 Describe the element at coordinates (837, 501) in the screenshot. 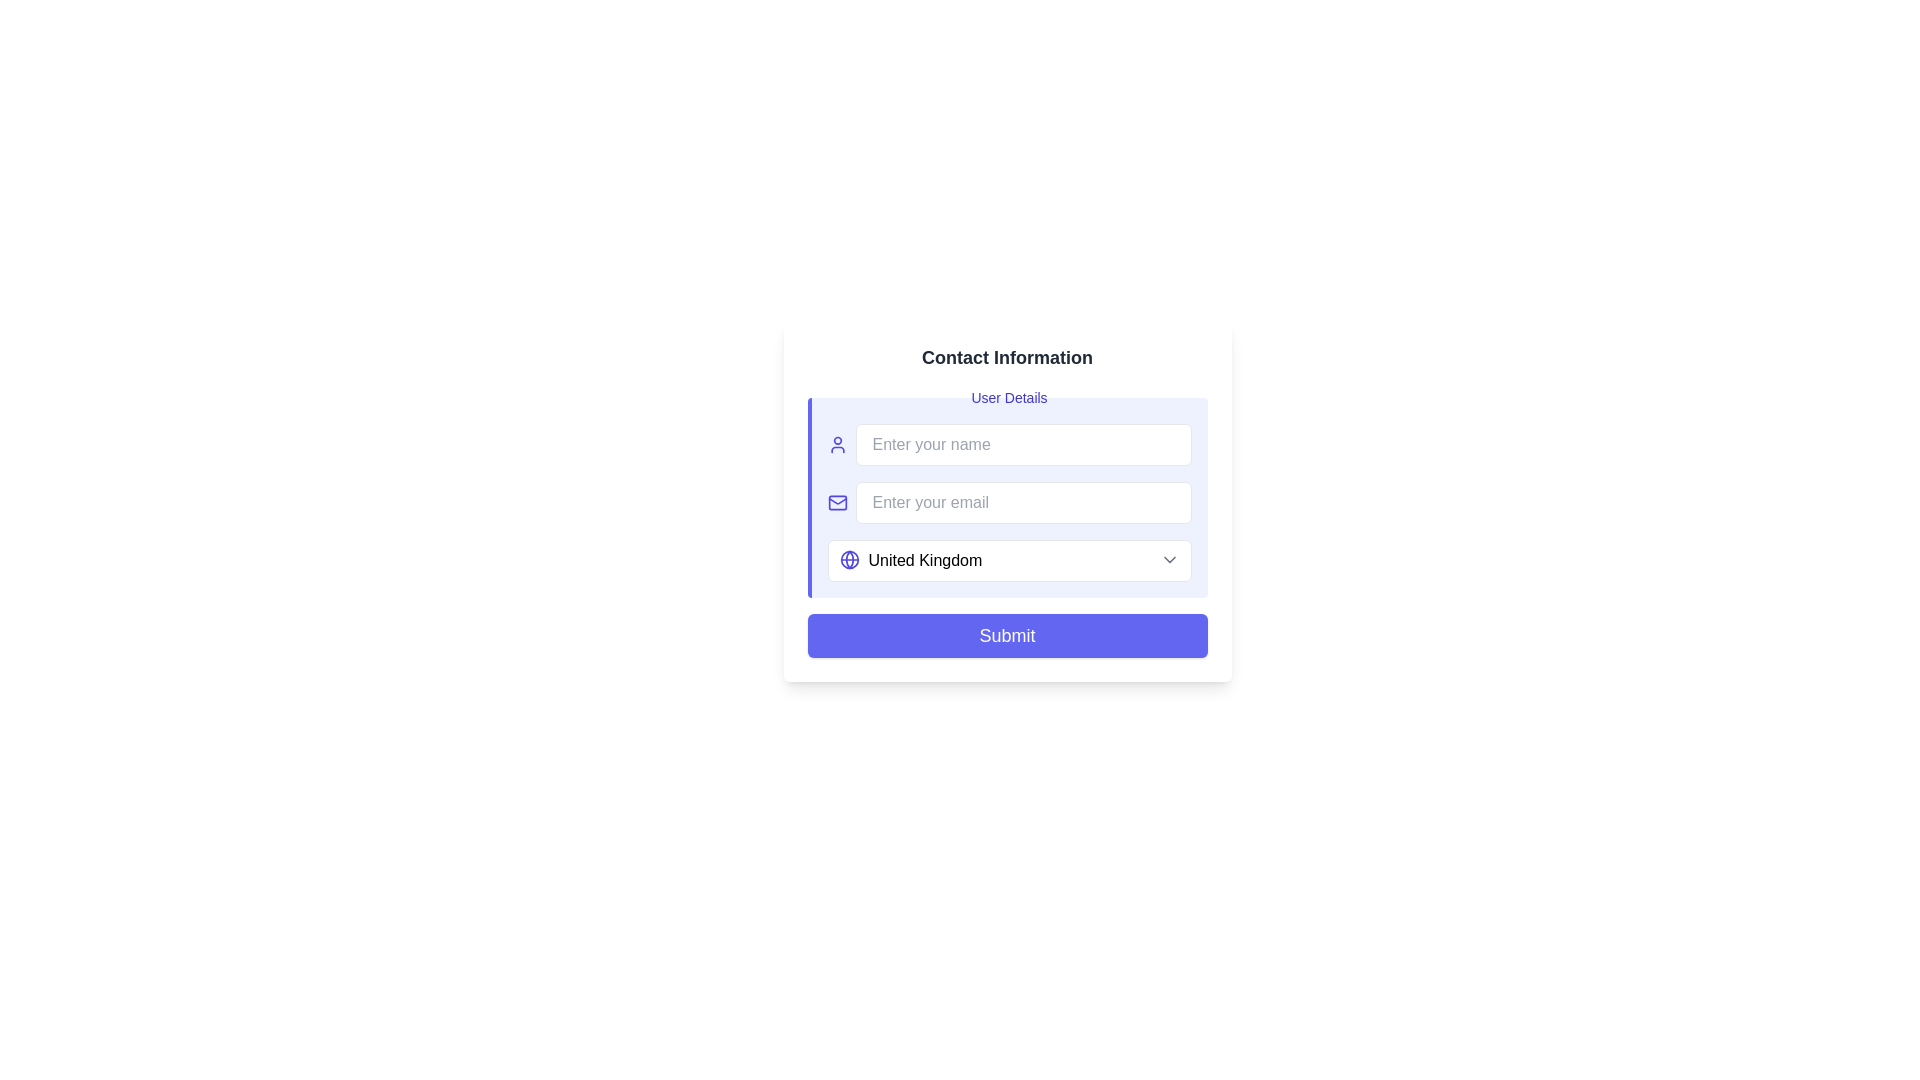

I see `the decorative envelope icon, which is outlined in indigo and located to the left of the 'Enter your email' input field in the 'Contact Information' form` at that location.